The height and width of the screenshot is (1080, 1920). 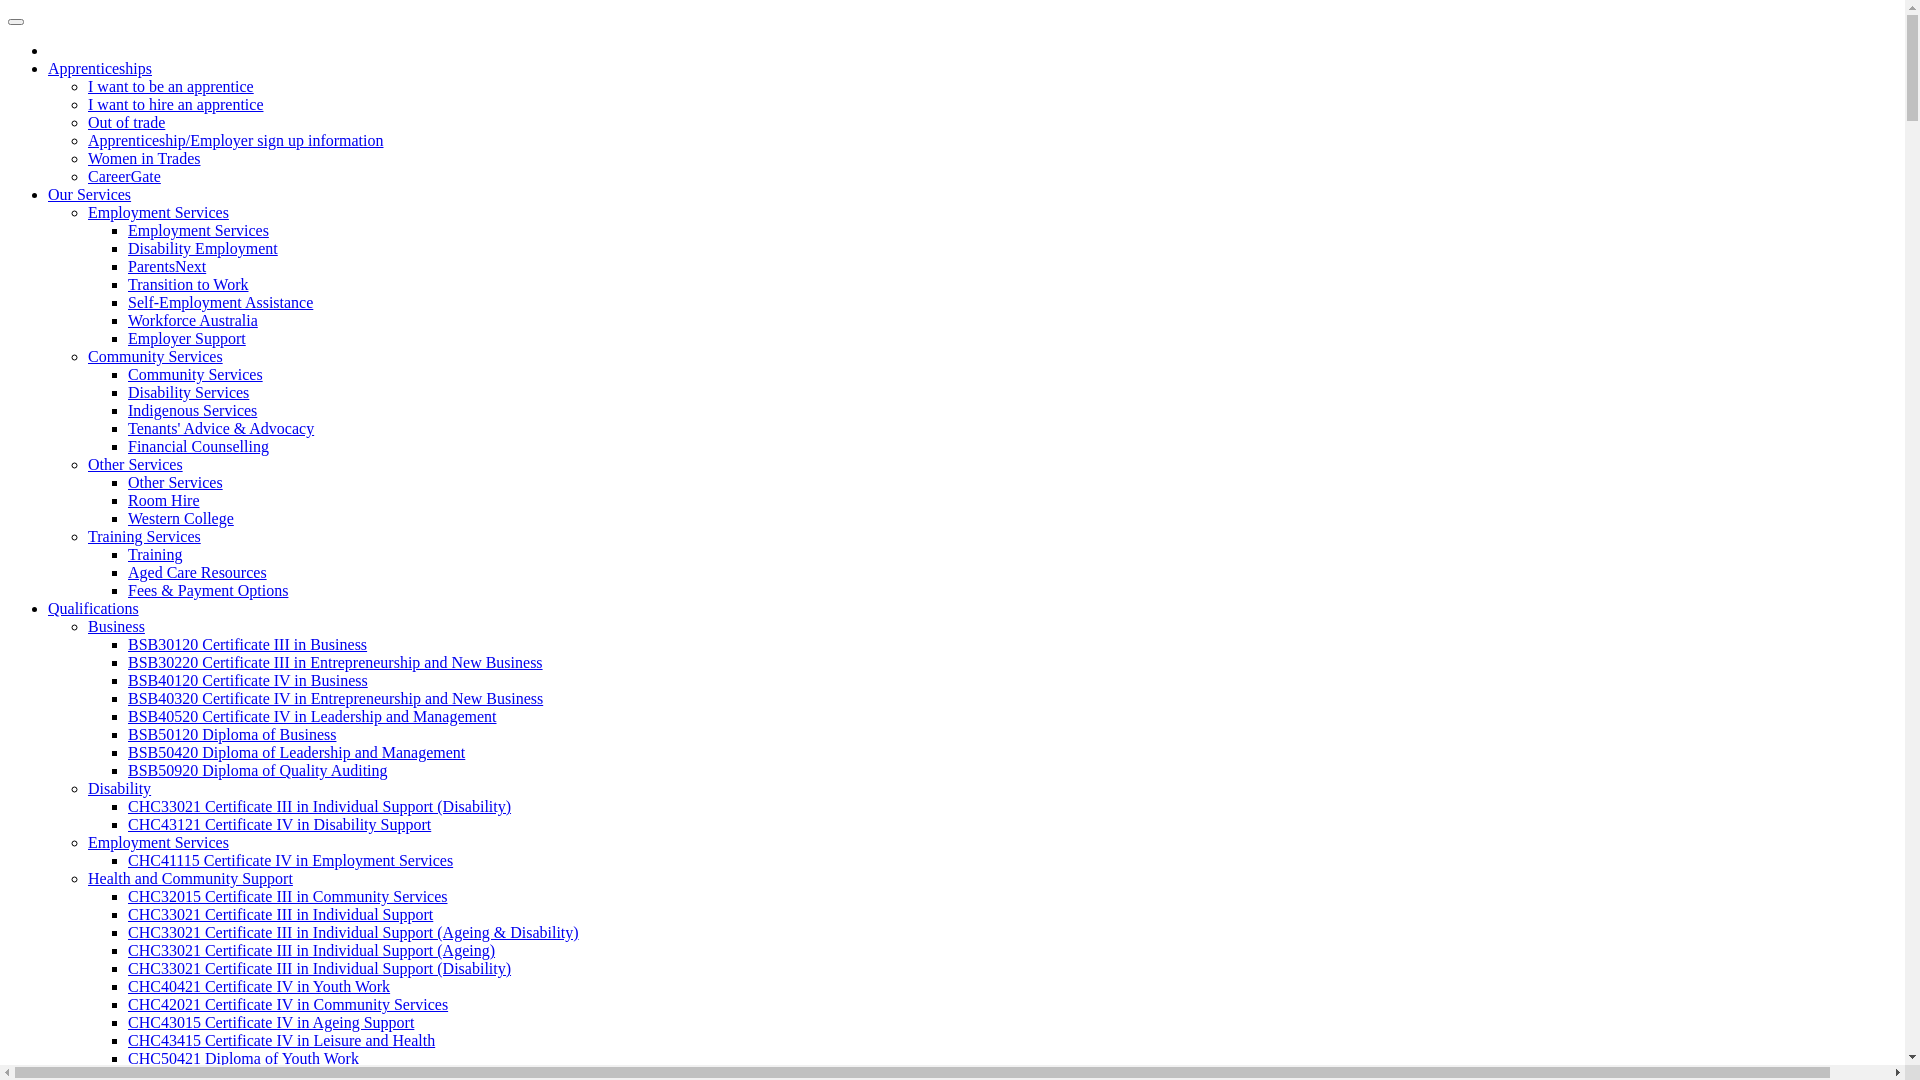 I want to click on 'Qualifications', so click(x=92, y=607).